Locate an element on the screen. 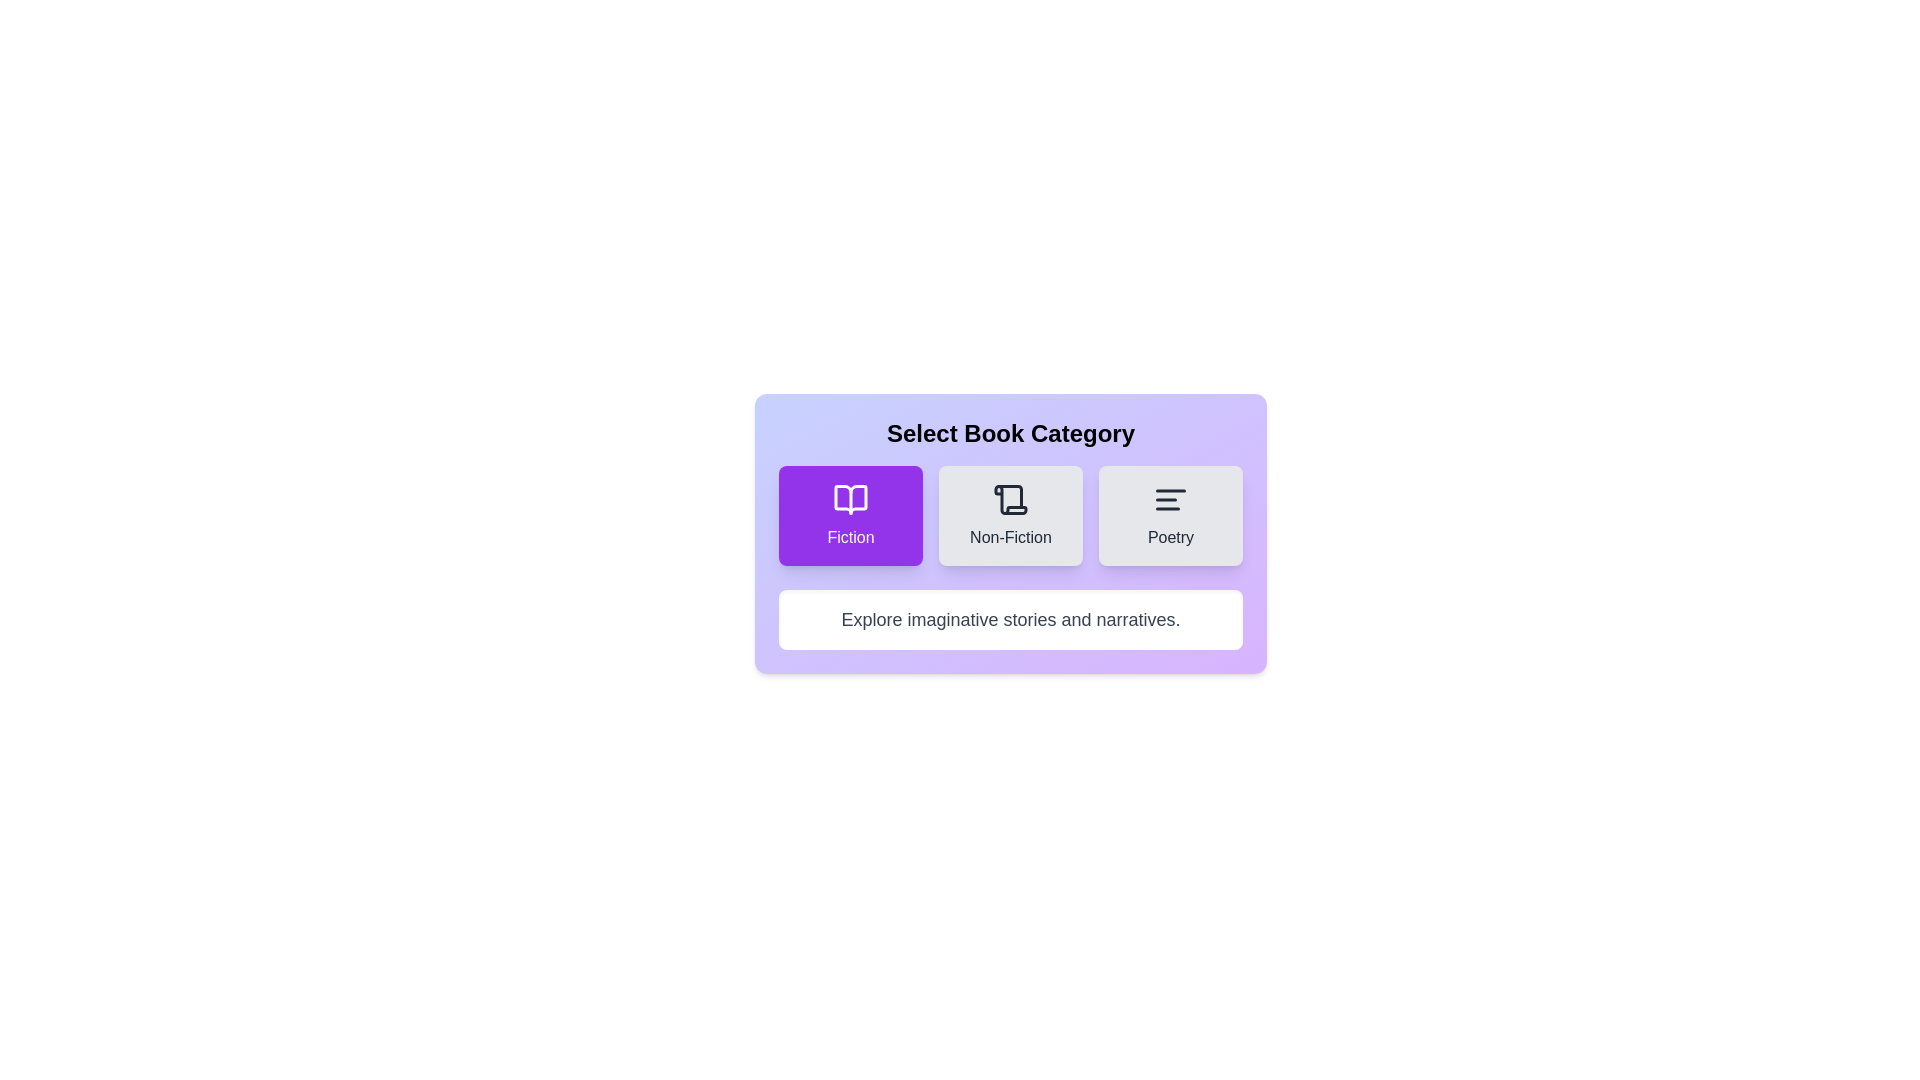  the Non-Fiction button to observe the hover effect is located at coordinates (1011, 515).